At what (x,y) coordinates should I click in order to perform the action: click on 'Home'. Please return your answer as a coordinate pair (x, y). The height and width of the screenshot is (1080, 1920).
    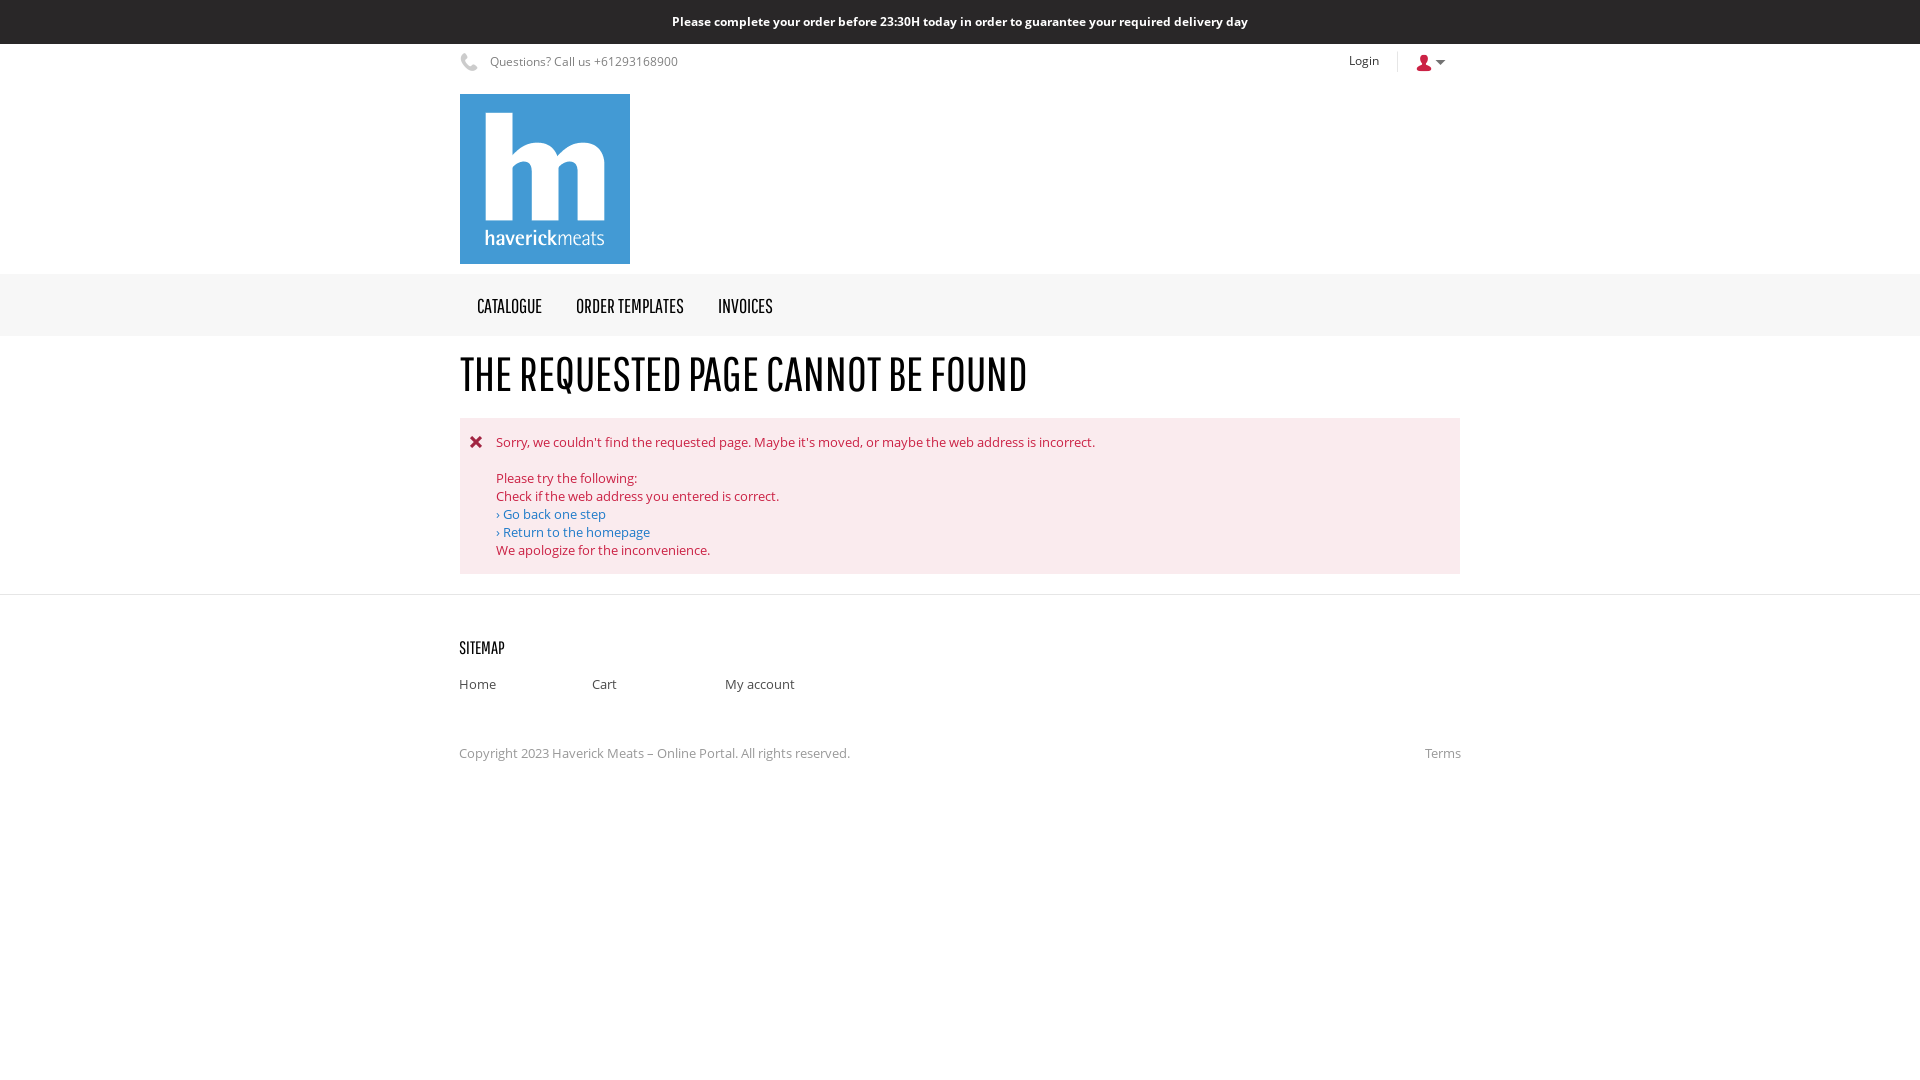
    Looking at the image, I should click on (476, 682).